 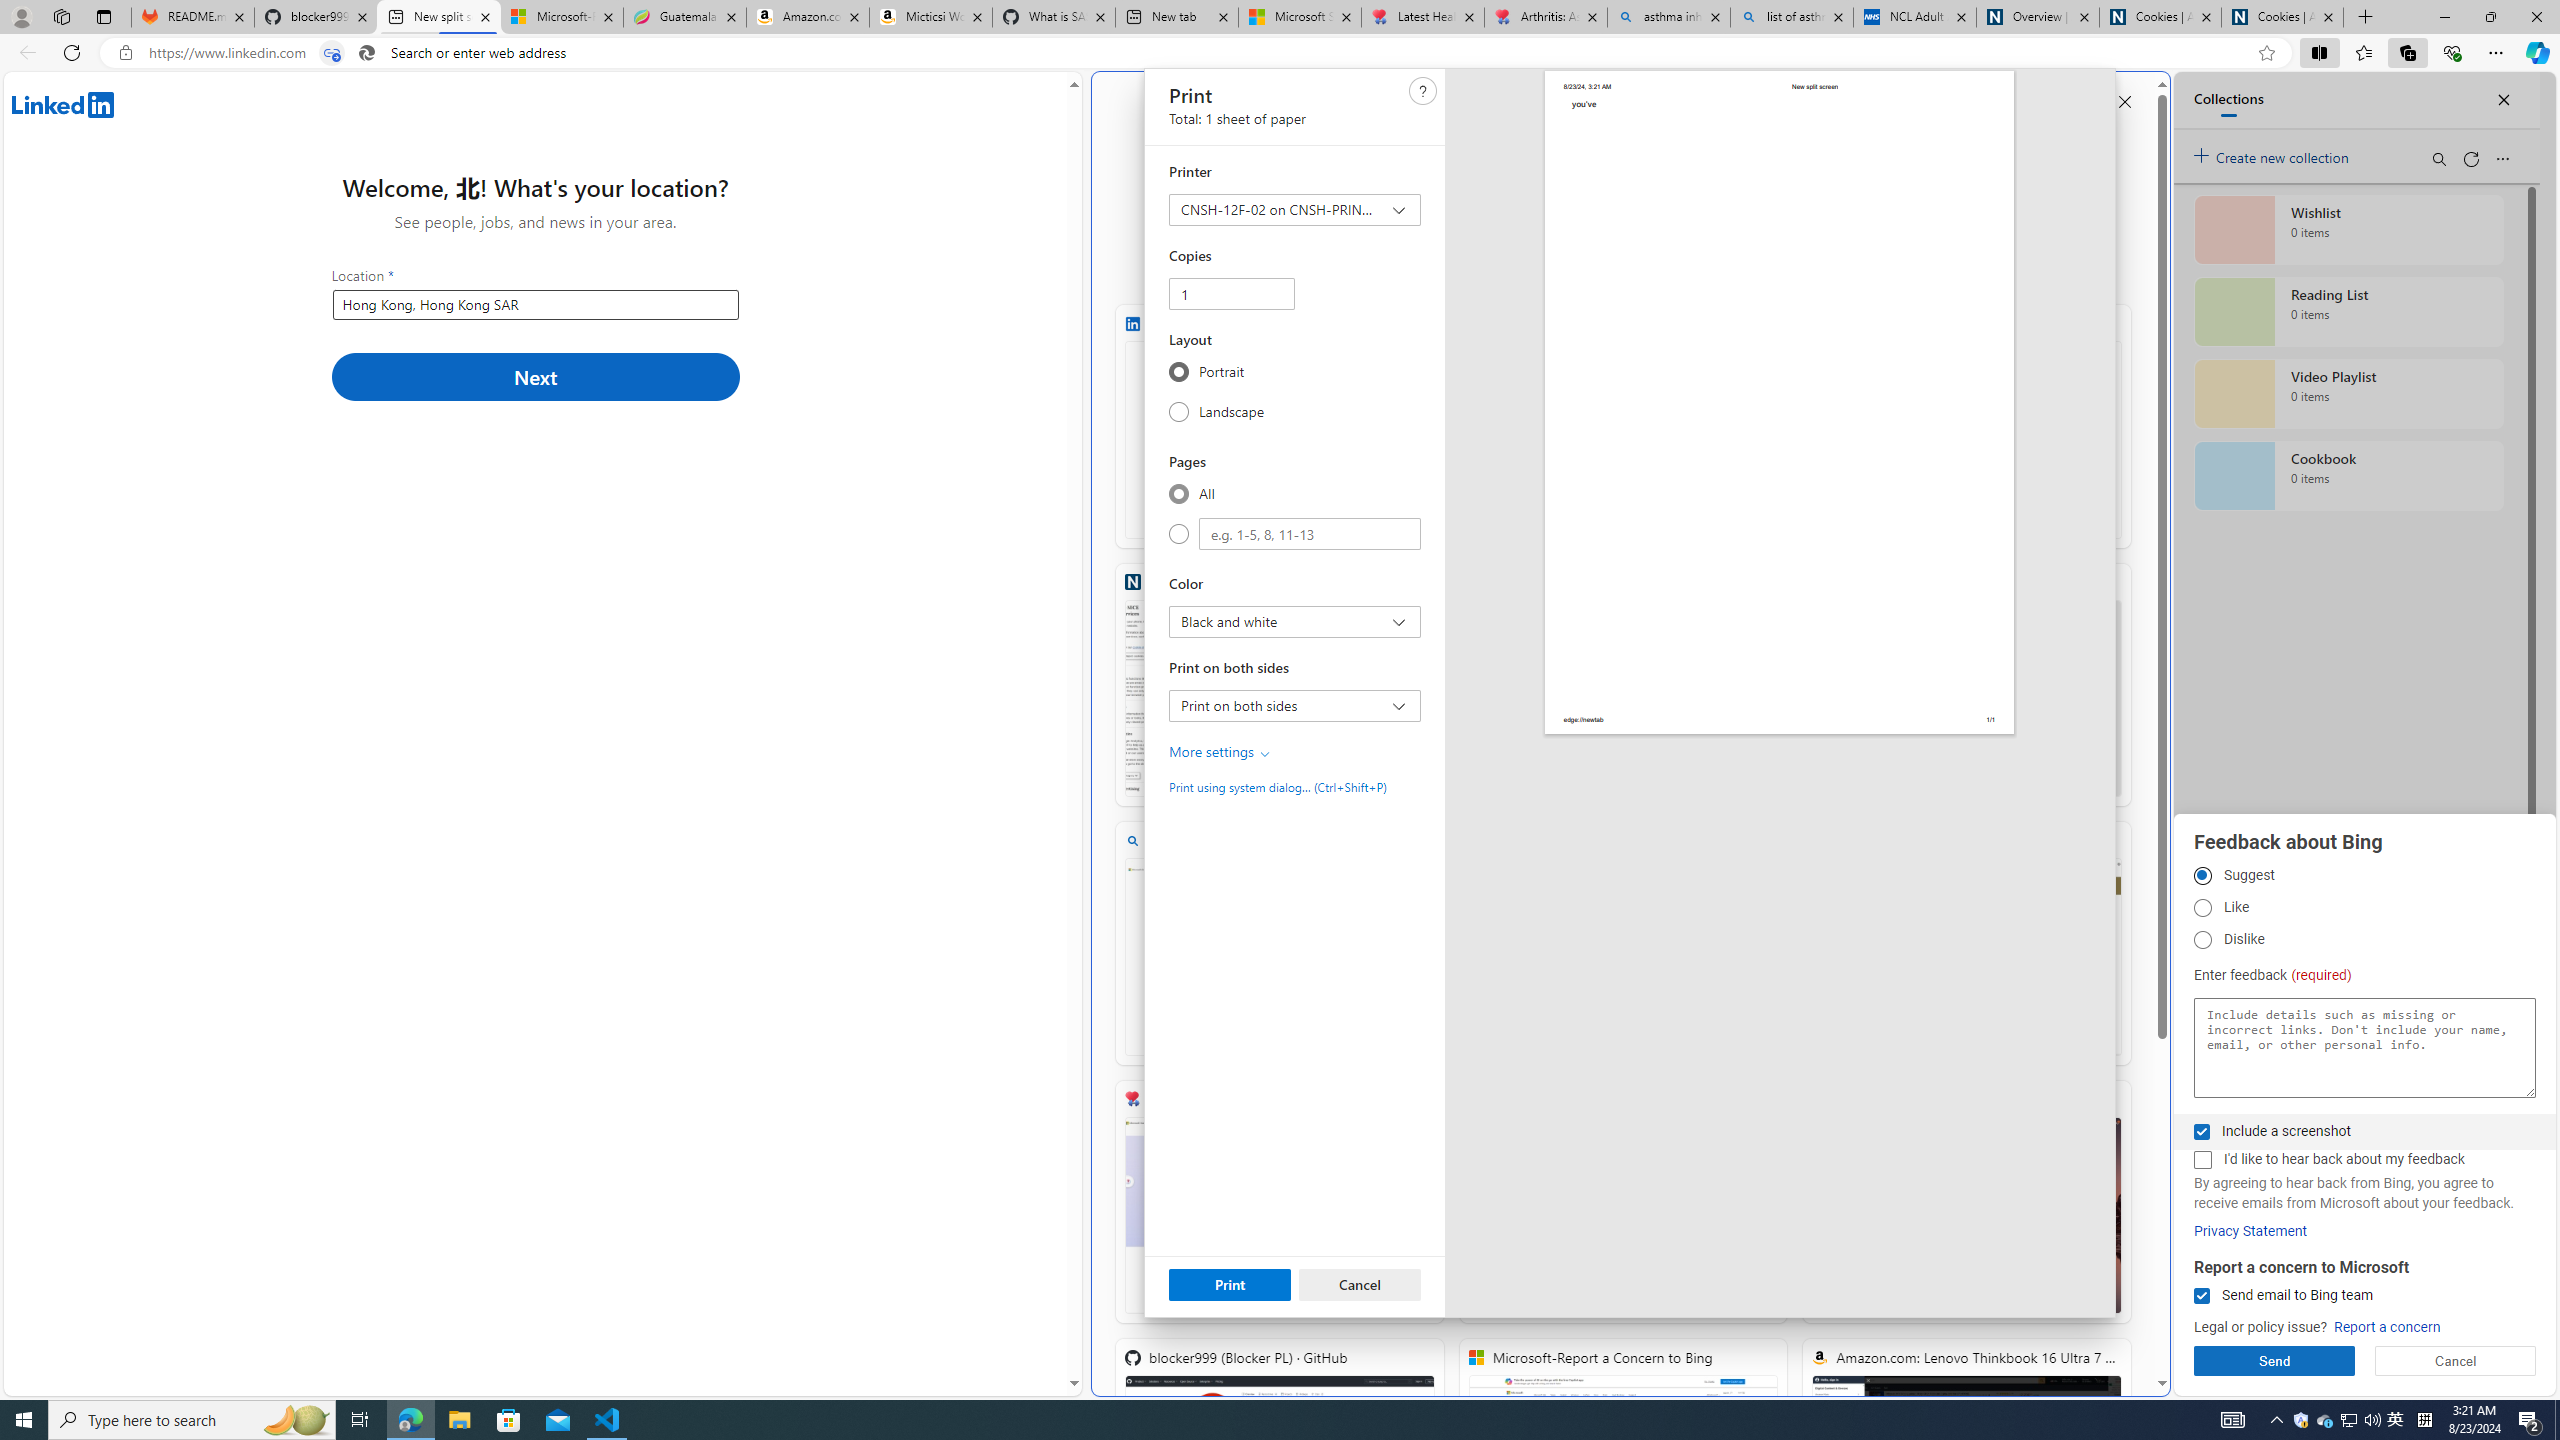 What do you see at coordinates (1220, 751) in the screenshot?
I see `'More settings'` at bounding box center [1220, 751].